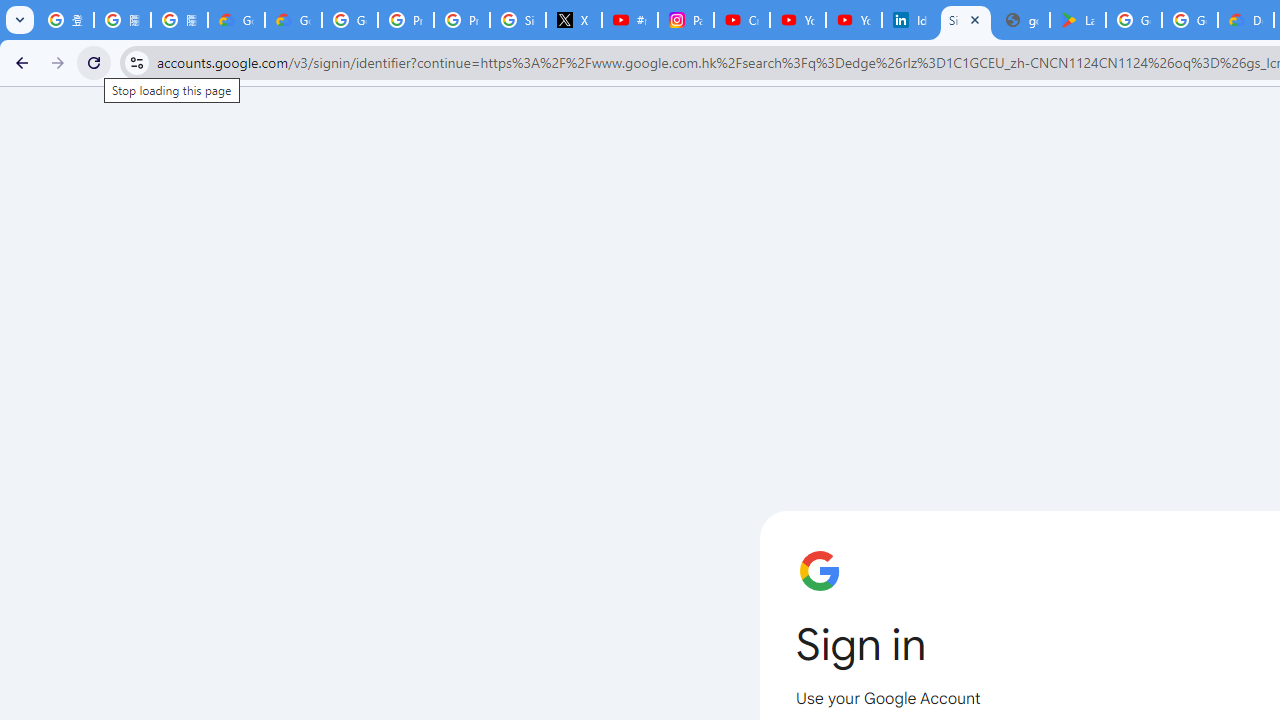  What do you see at coordinates (853, 20) in the screenshot?
I see `'YouTube Culture & Trends - YouTube Top 10, 2021'` at bounding box center [853, 20].